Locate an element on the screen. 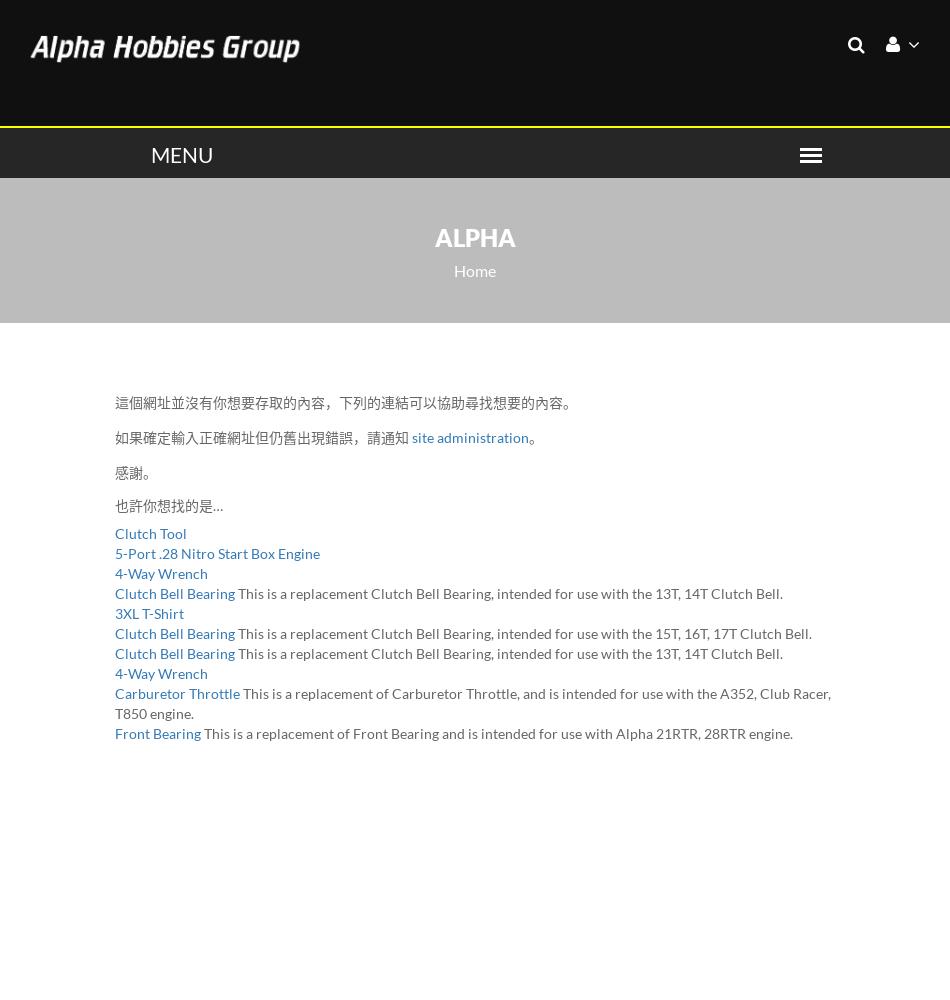  '5-Port .28 Nitro Start Box Engine' is located at coordinates (115, 552).